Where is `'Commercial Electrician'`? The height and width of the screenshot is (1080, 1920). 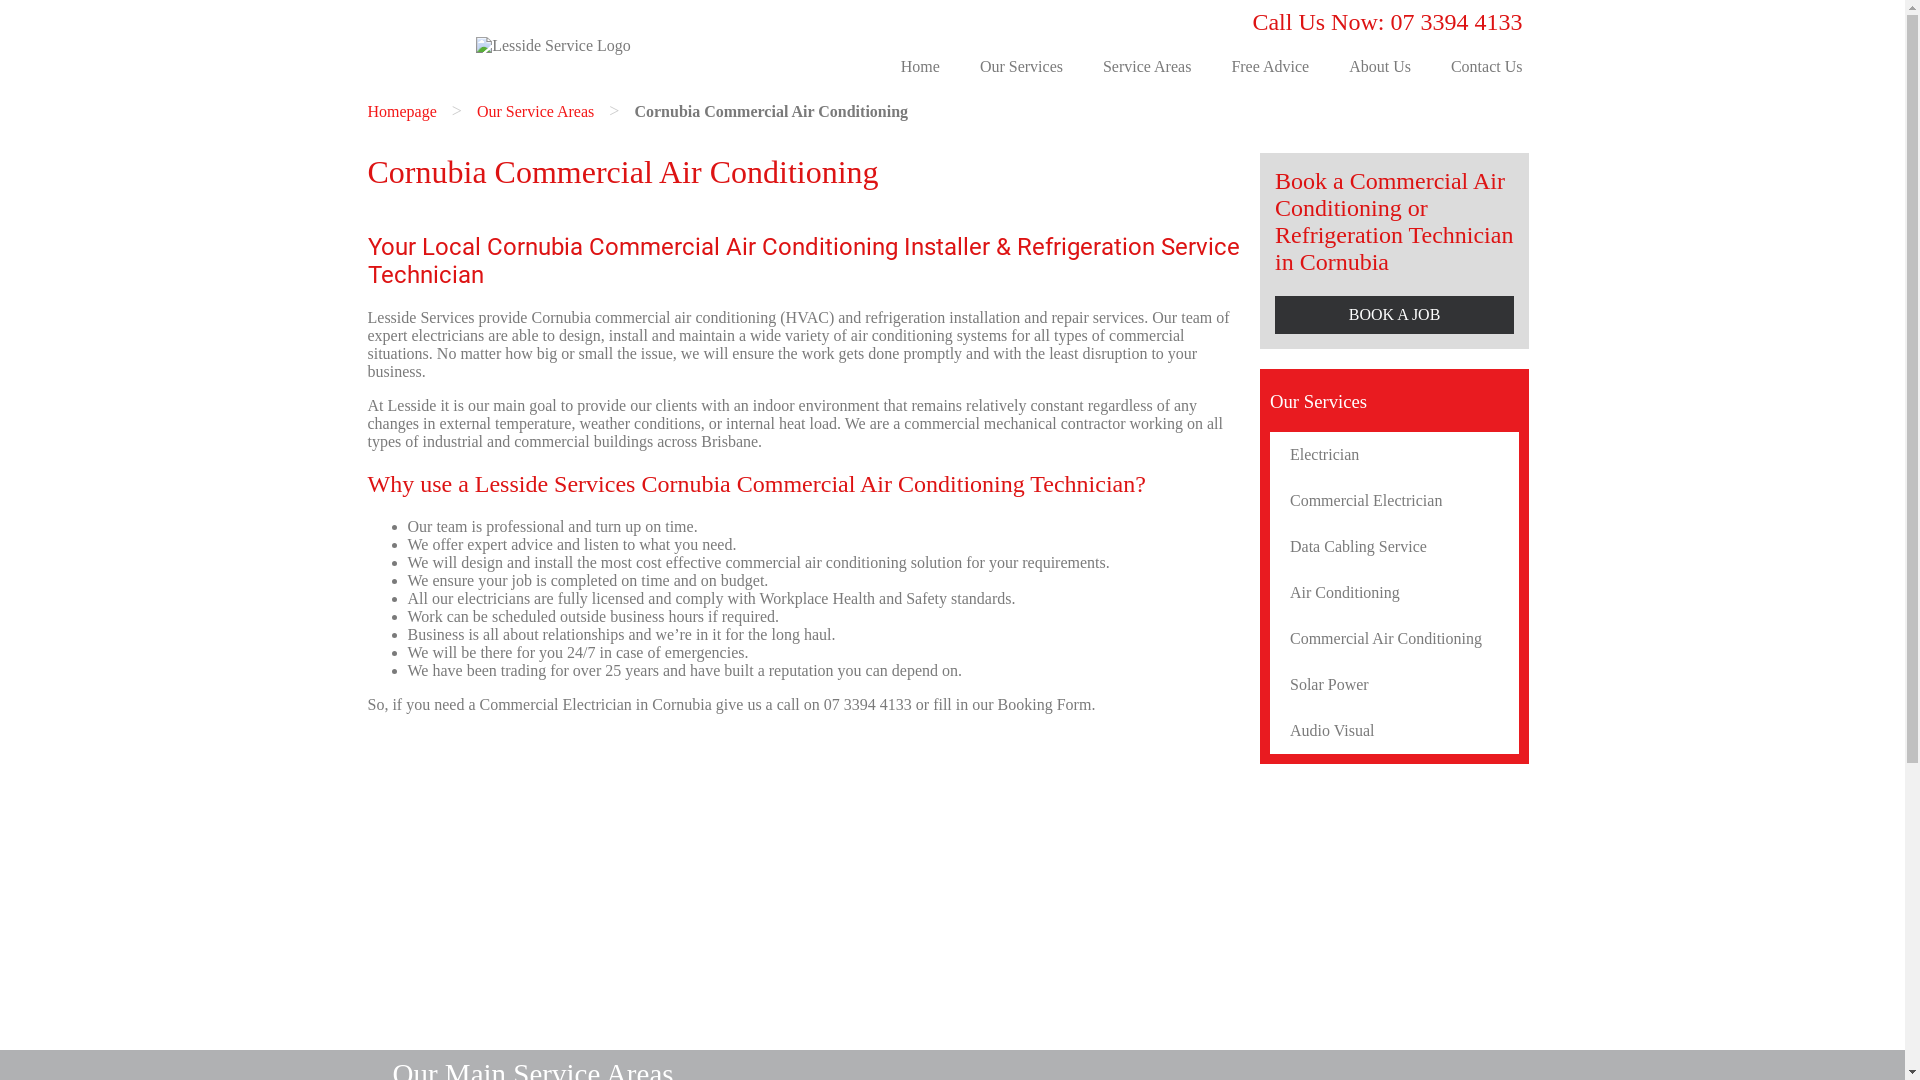
'Commercial Electrician' is located at coordinates (1393, 500).